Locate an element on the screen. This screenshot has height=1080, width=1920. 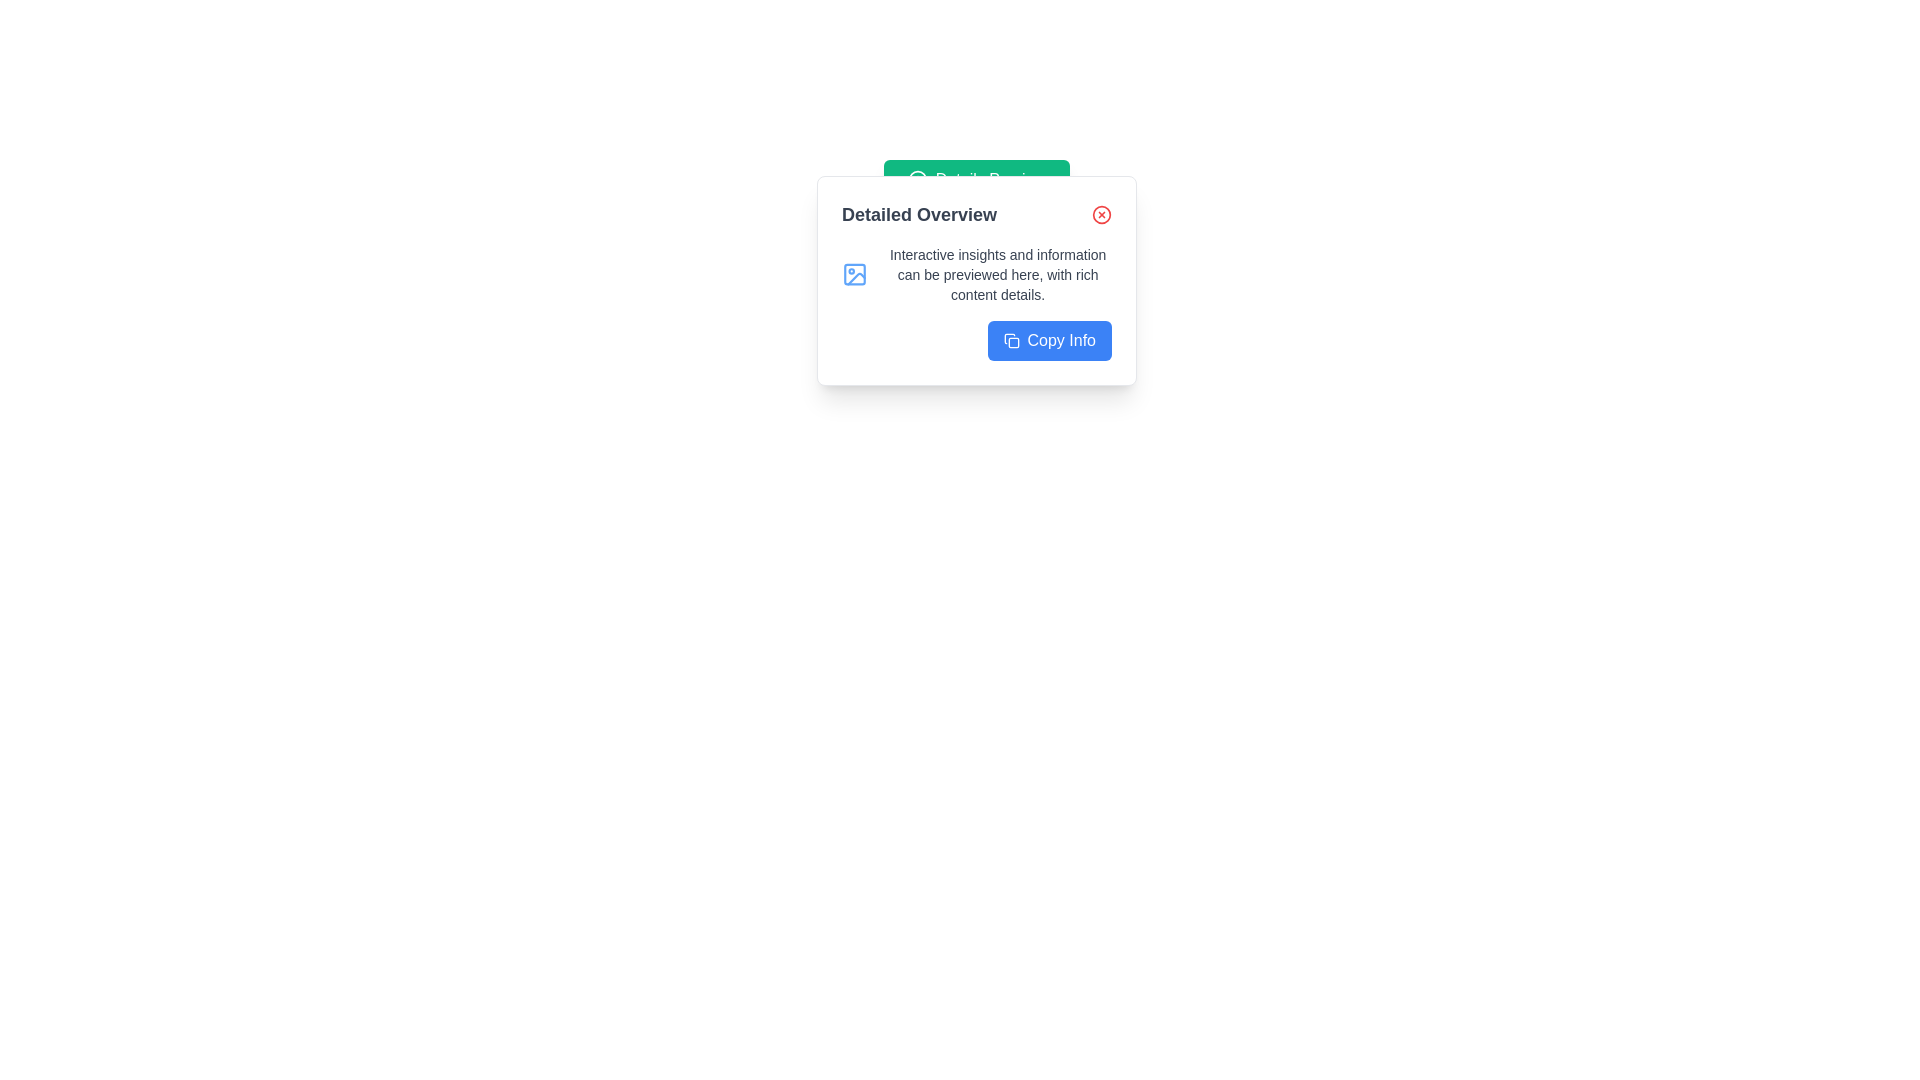
the Popup panel titled 'Detailed Overview', which contains a descriptive paragraph and a button labeled 'Copy Info' is located at coordinates (977, 281).